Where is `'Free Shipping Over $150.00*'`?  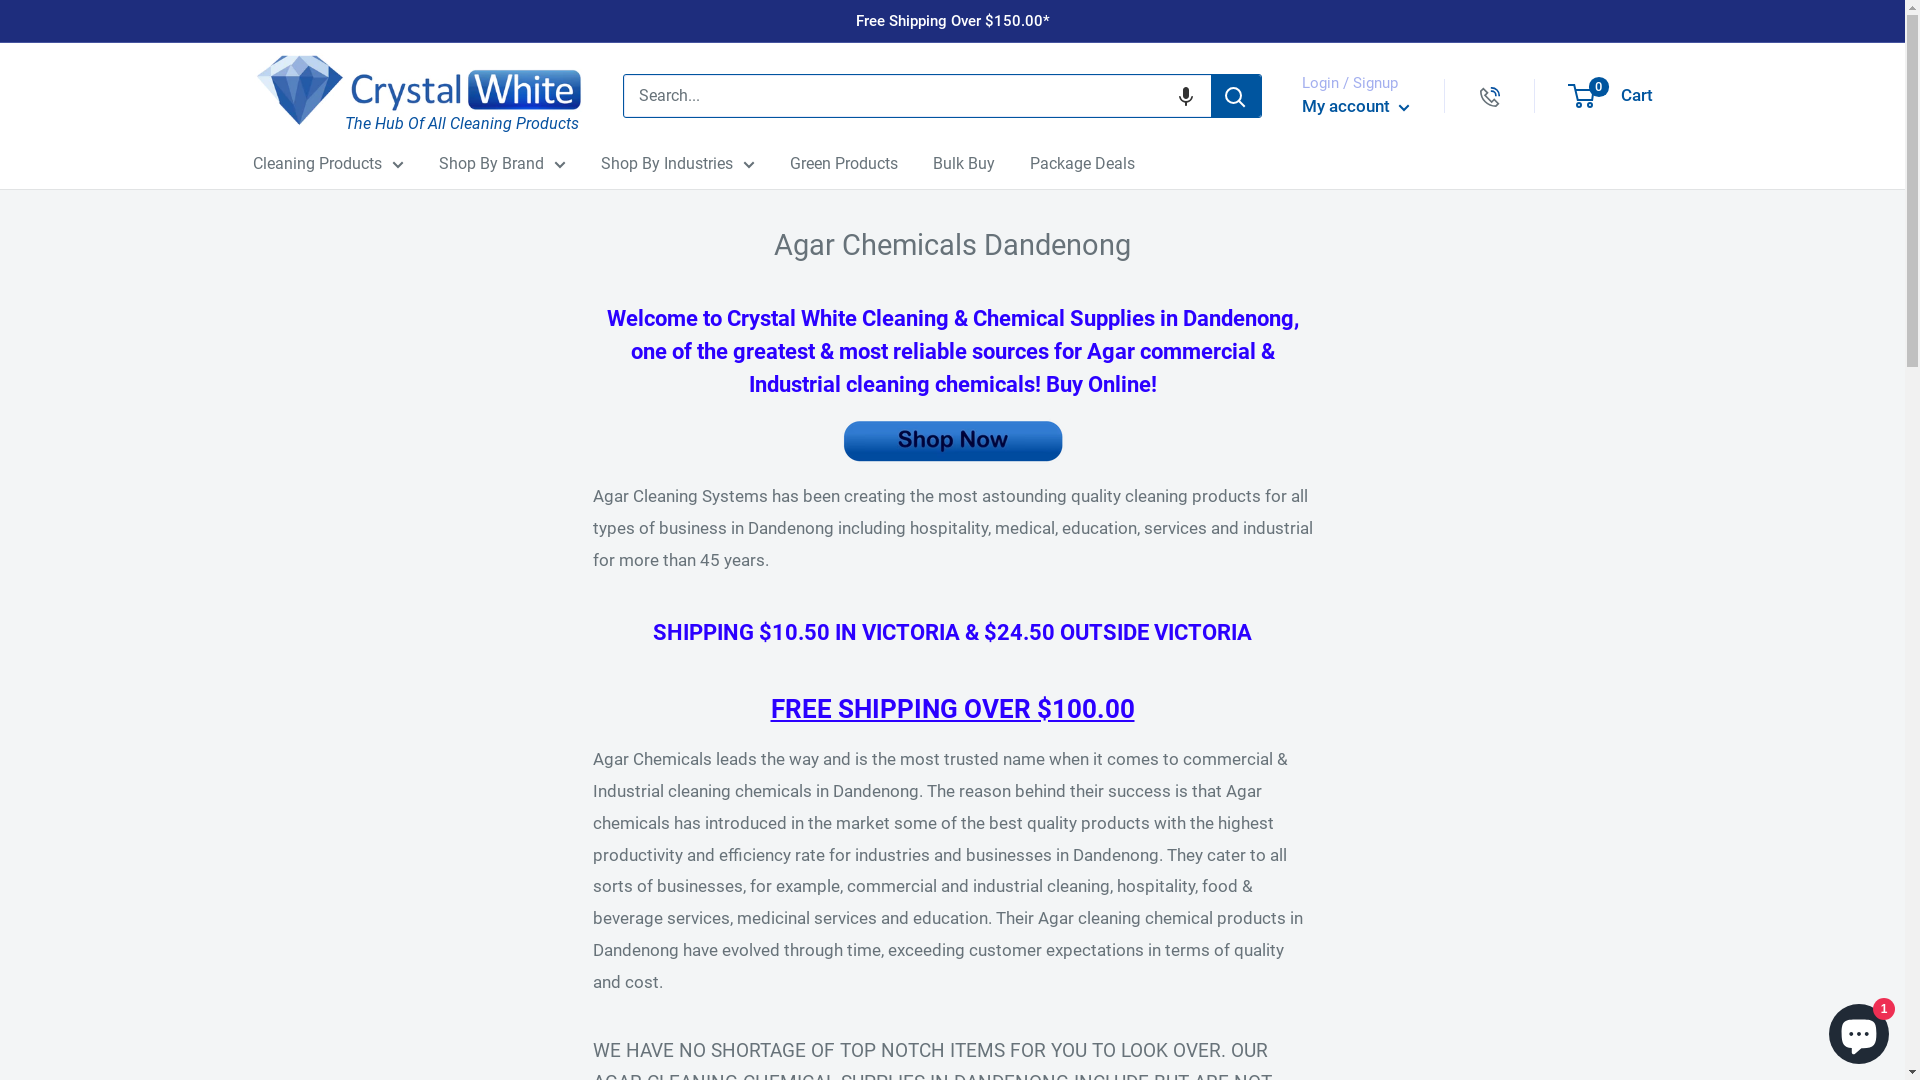 'Free Shipping Over $150.00*' is located at coordinates (855, 20).